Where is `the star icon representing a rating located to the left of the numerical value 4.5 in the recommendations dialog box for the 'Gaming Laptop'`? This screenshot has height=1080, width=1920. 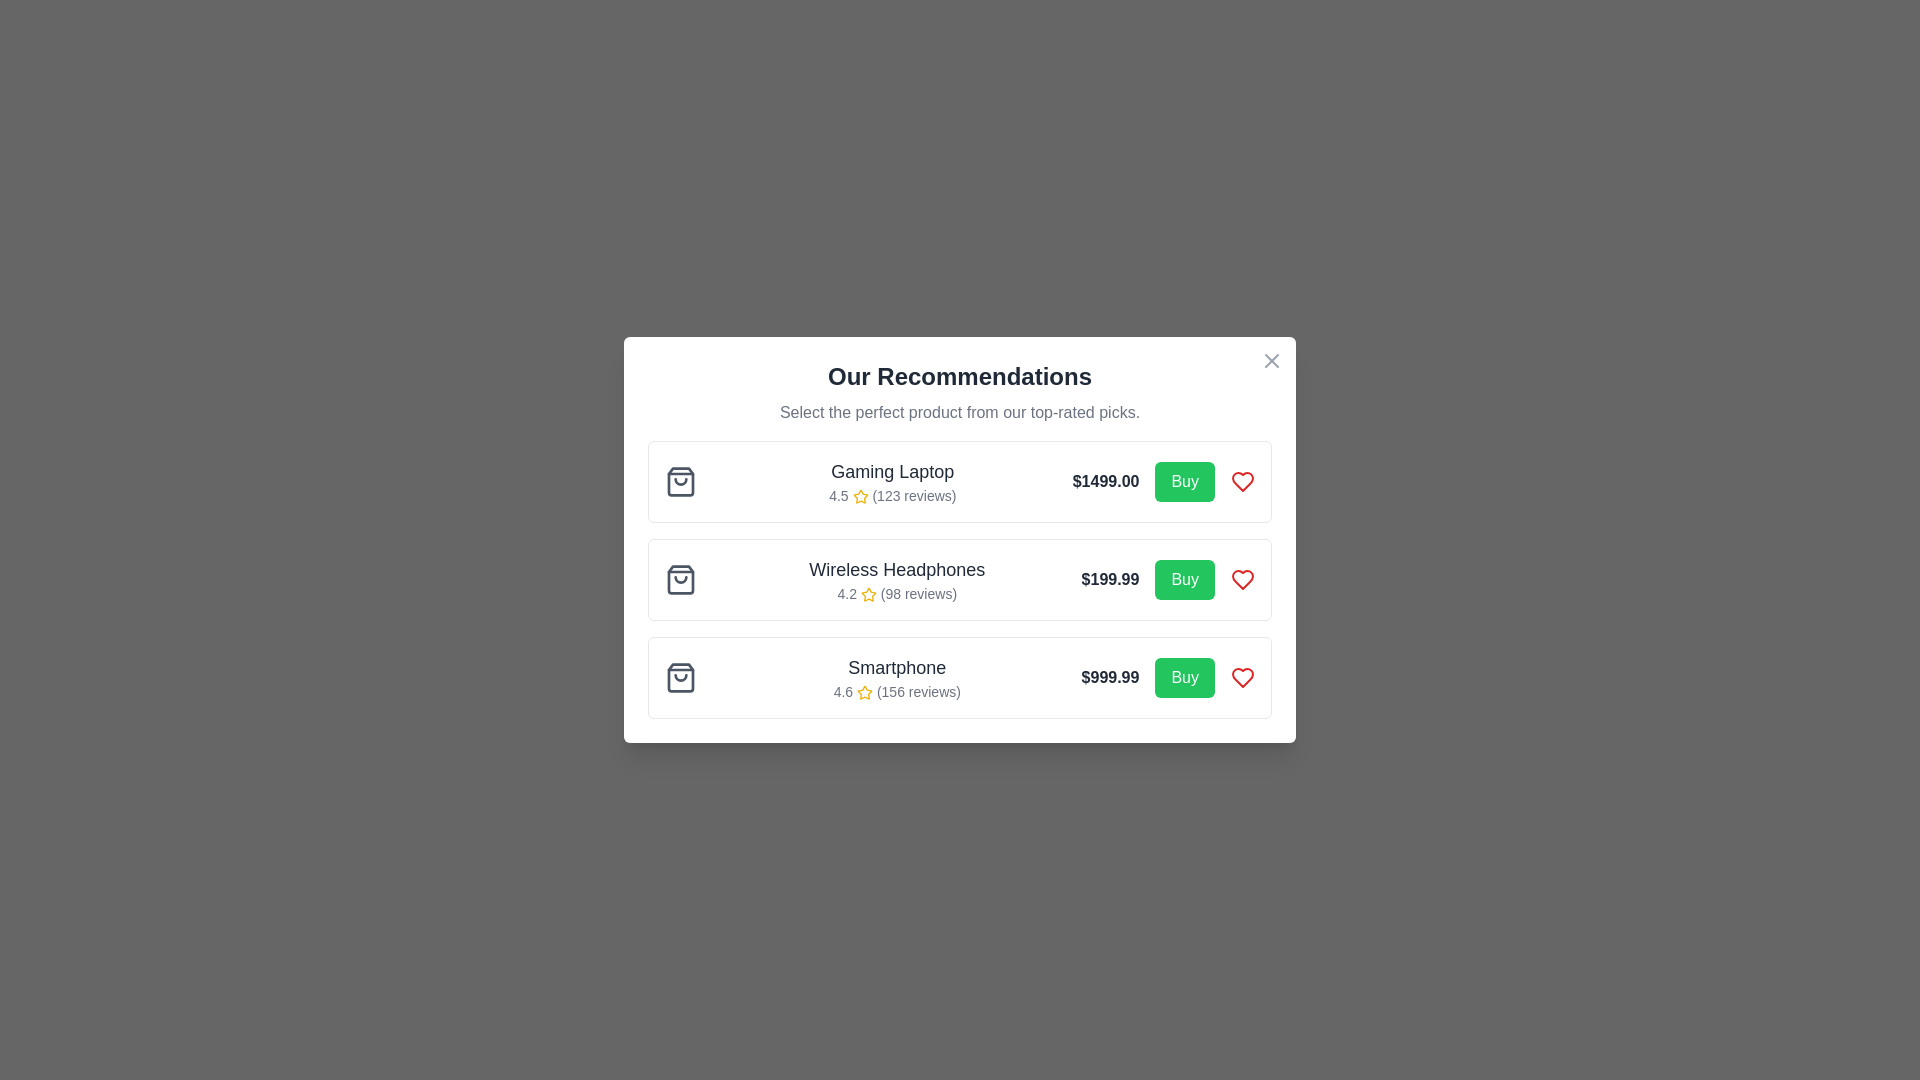 the star icon representing a rating located to the left of the numerical value 4.5 in the recommendations dialog box for the 'Gaming Laptop' is located at coordinates (860, 496).